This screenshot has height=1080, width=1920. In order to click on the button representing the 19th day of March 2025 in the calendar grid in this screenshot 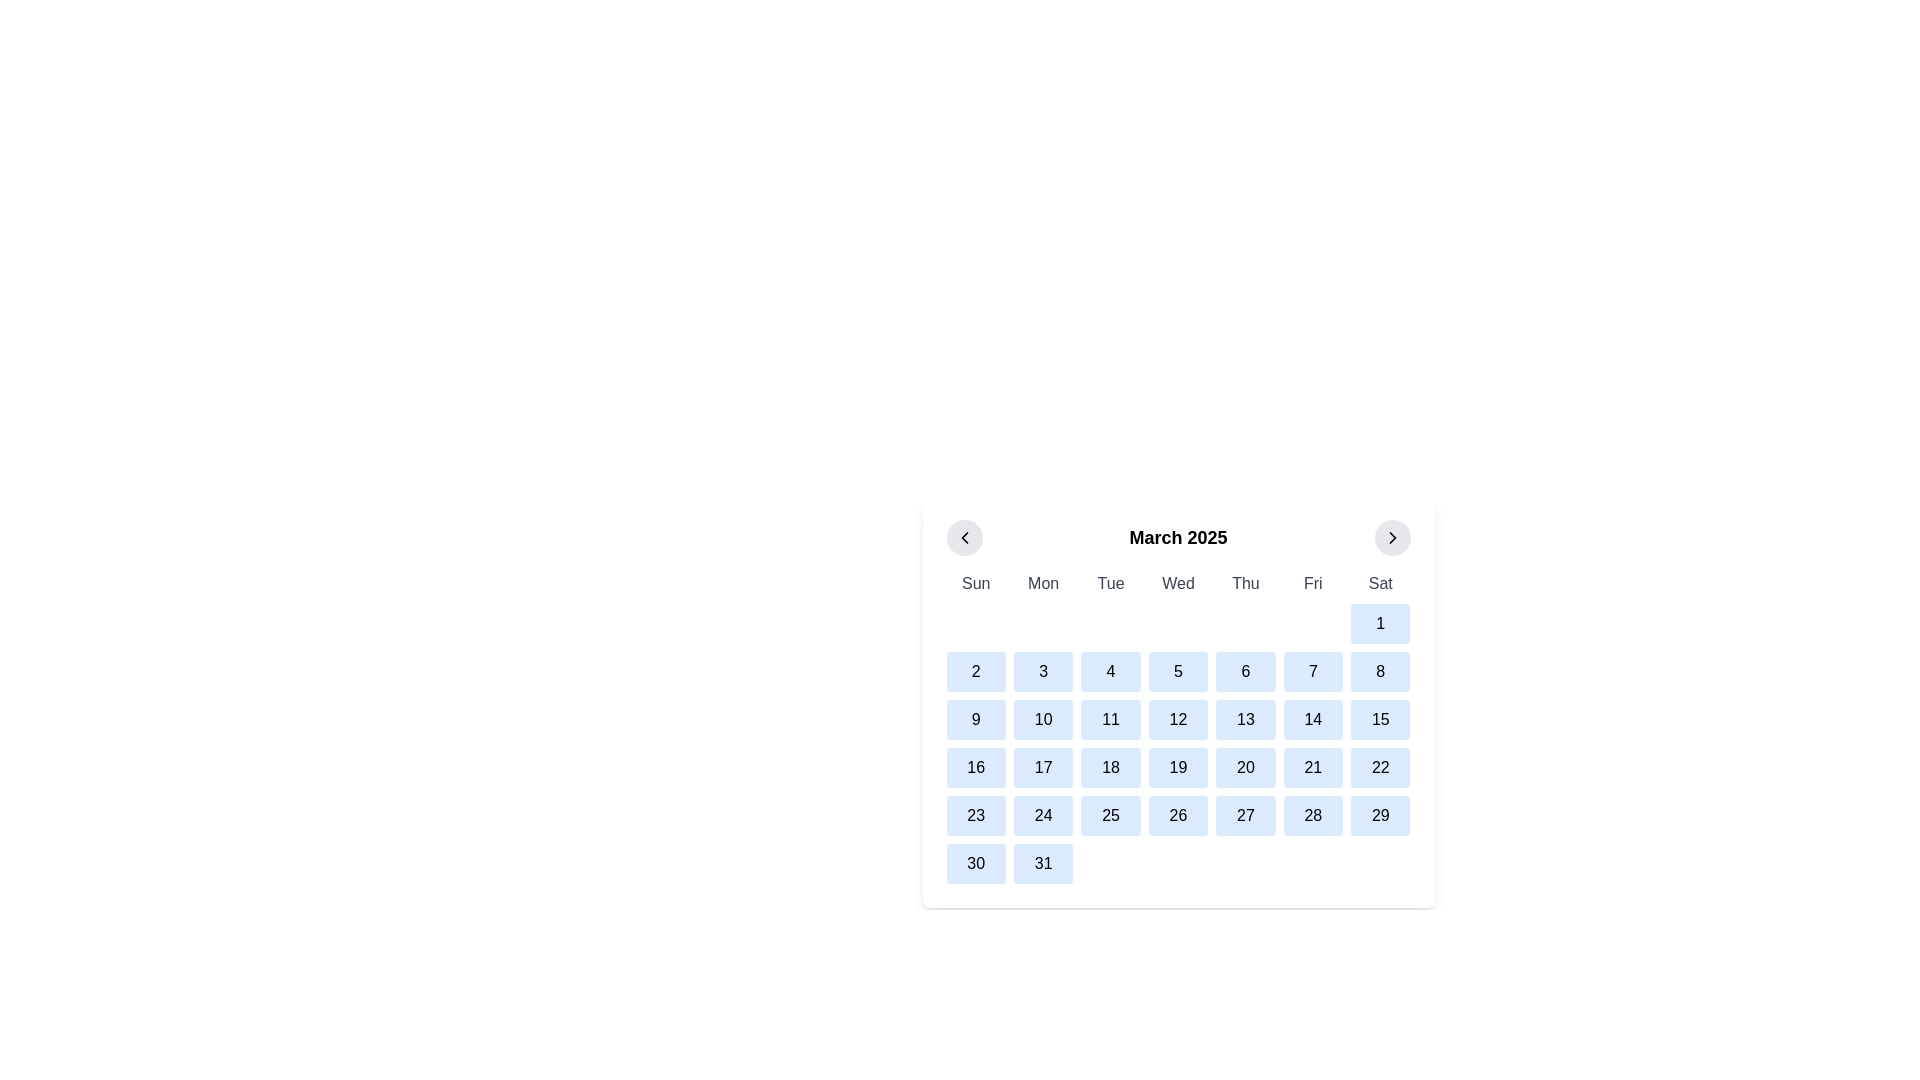, I will do `click(1178, 766)`.